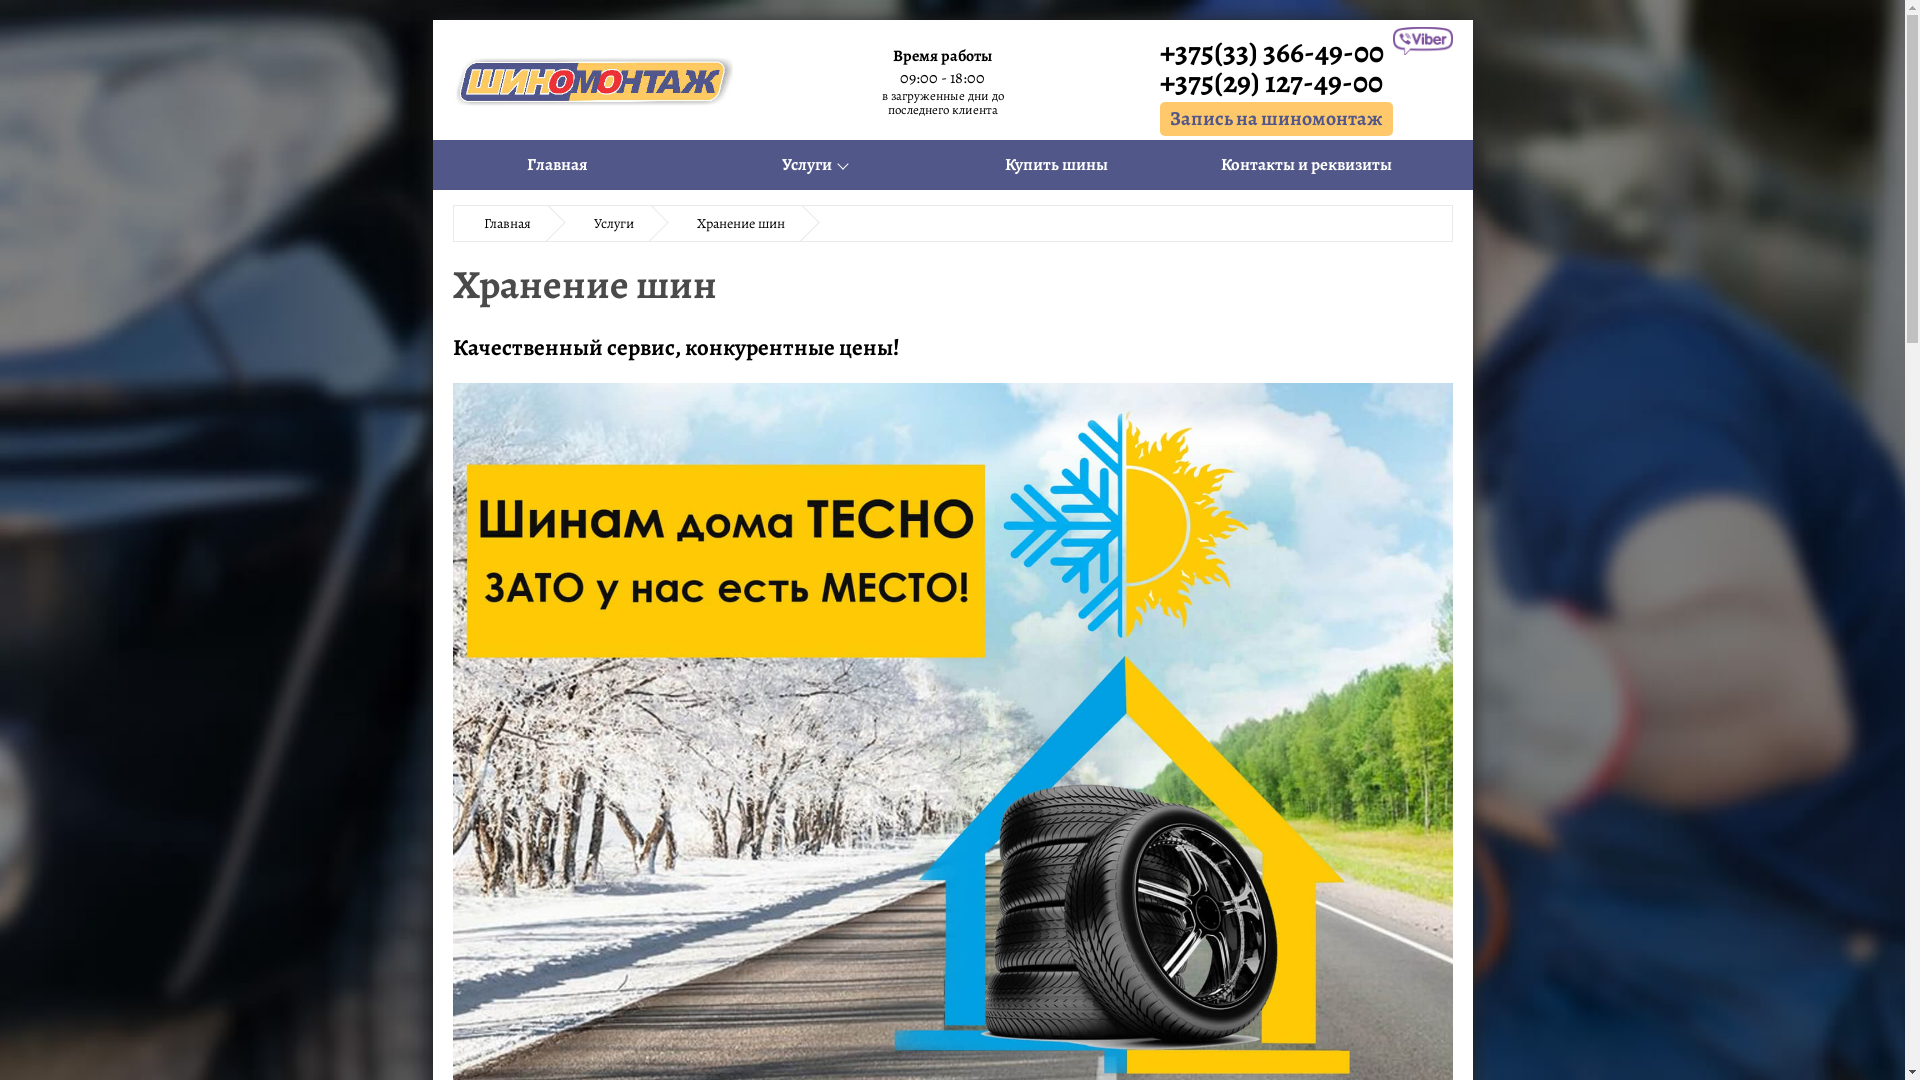  Describe the element at coordinates (1275, 50) in the screenshot. I see `'+375(33) 366-49-00'` at that location.